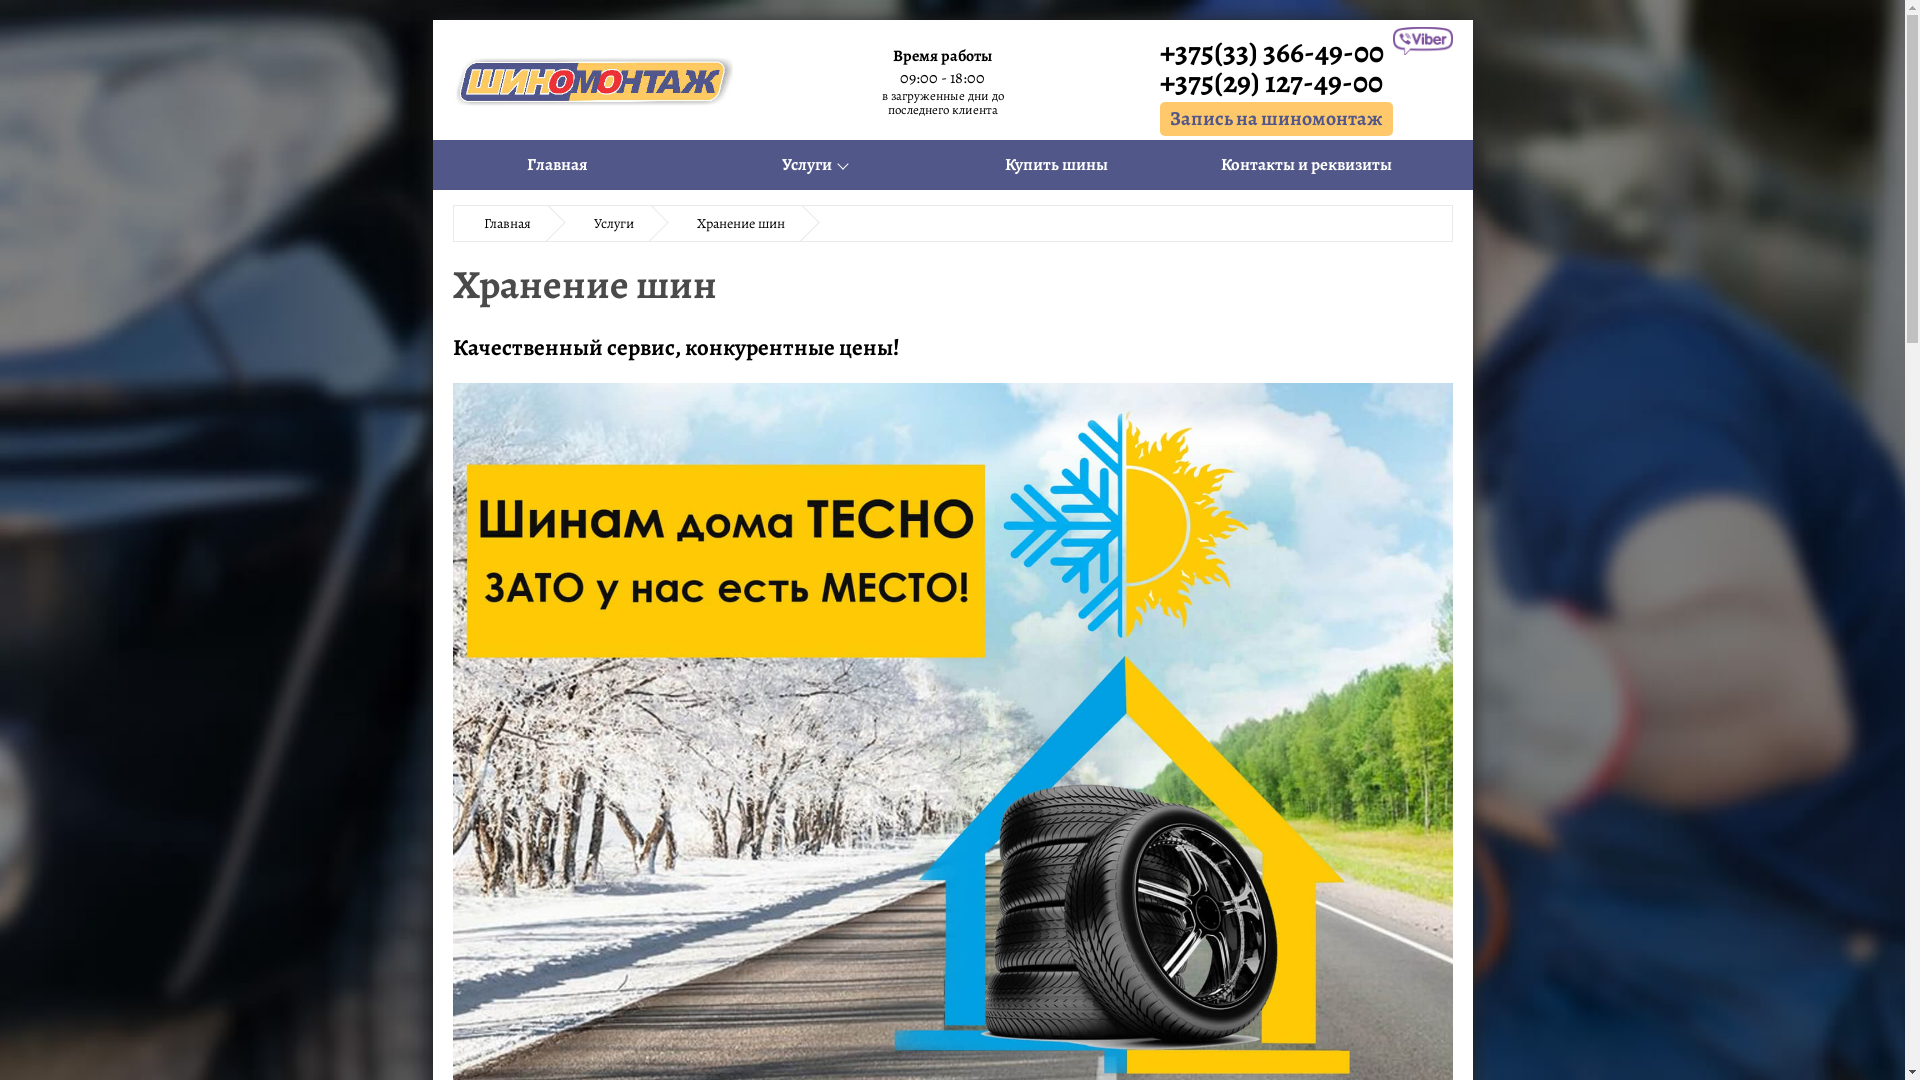  Describe the element at coordinates (1275, 50) in the screenshot. I see `'+375(33) 366-49-00'` at that location.